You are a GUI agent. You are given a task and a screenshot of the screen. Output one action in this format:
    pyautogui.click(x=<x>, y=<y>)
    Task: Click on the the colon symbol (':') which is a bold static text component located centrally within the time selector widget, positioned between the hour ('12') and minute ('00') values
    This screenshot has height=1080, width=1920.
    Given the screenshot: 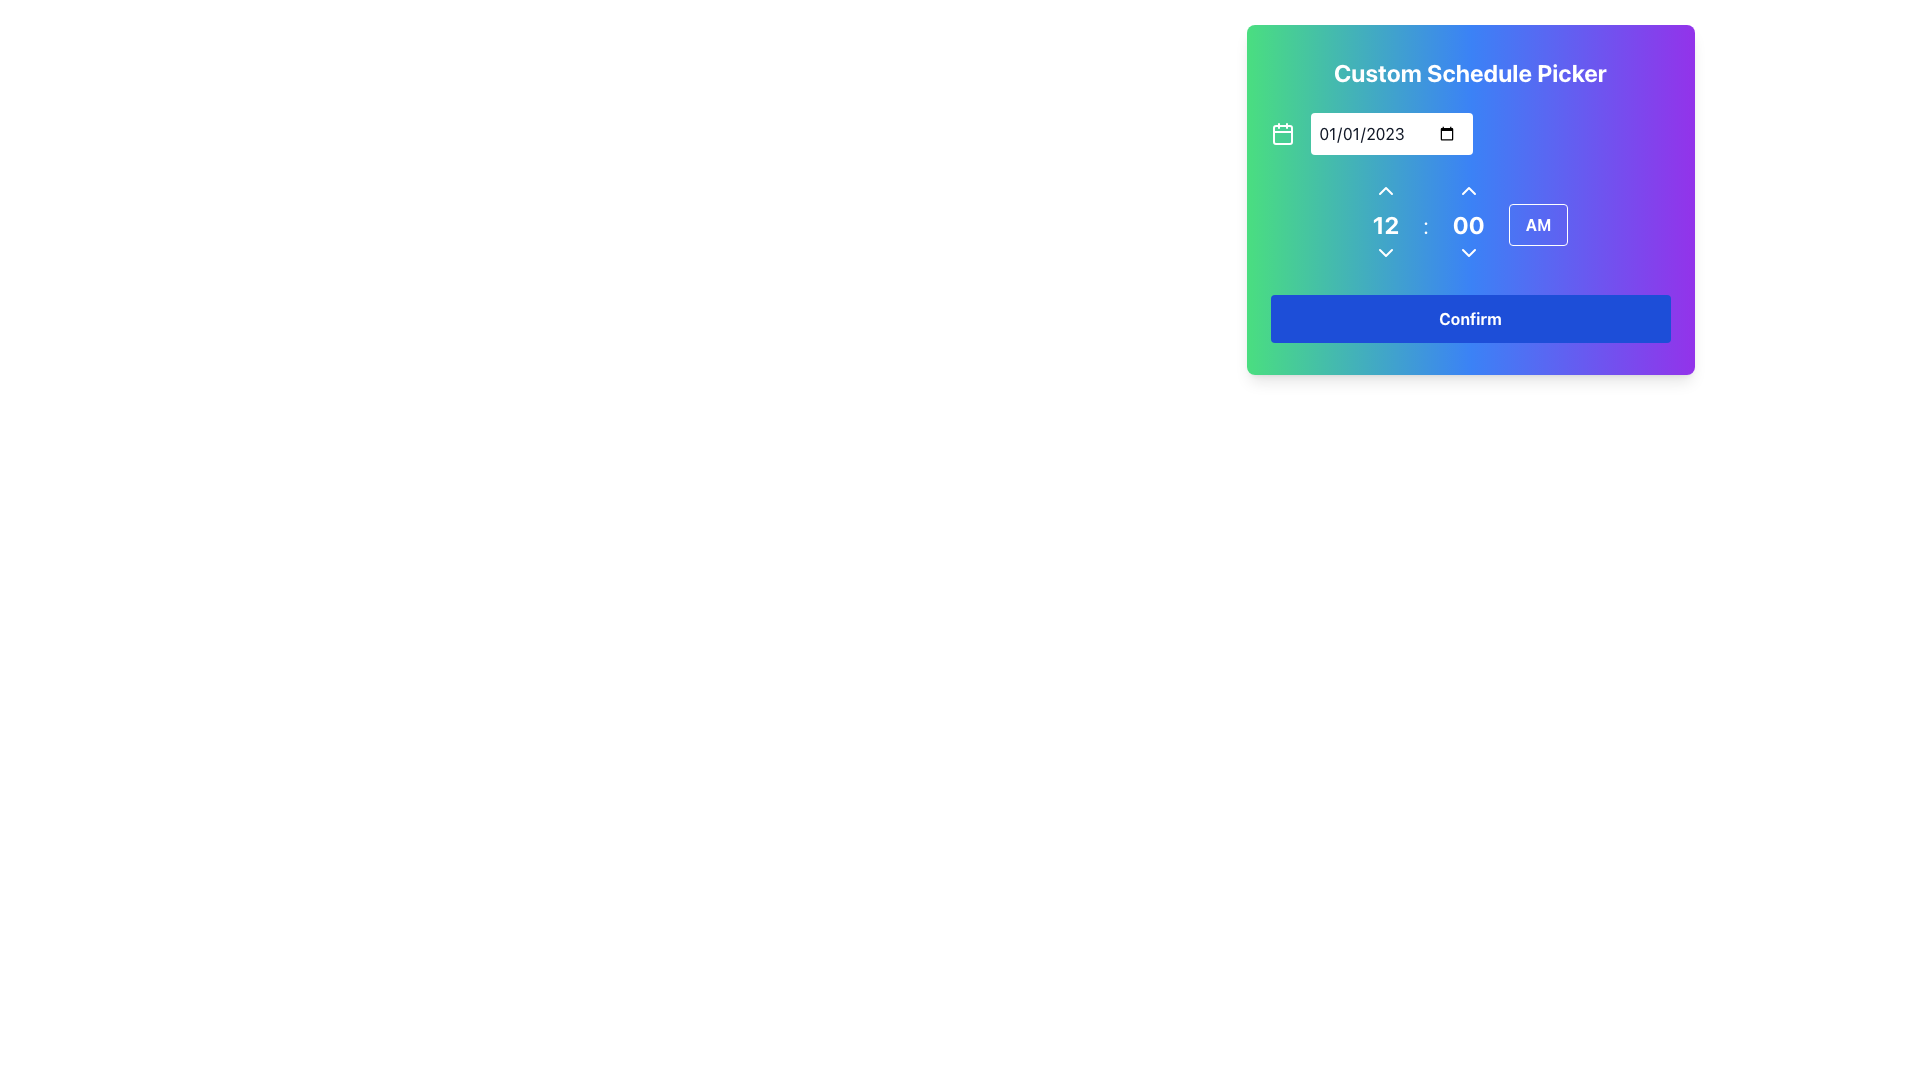 What is the action you would take?
    pyautogui.click(x=1424, y=224)
    